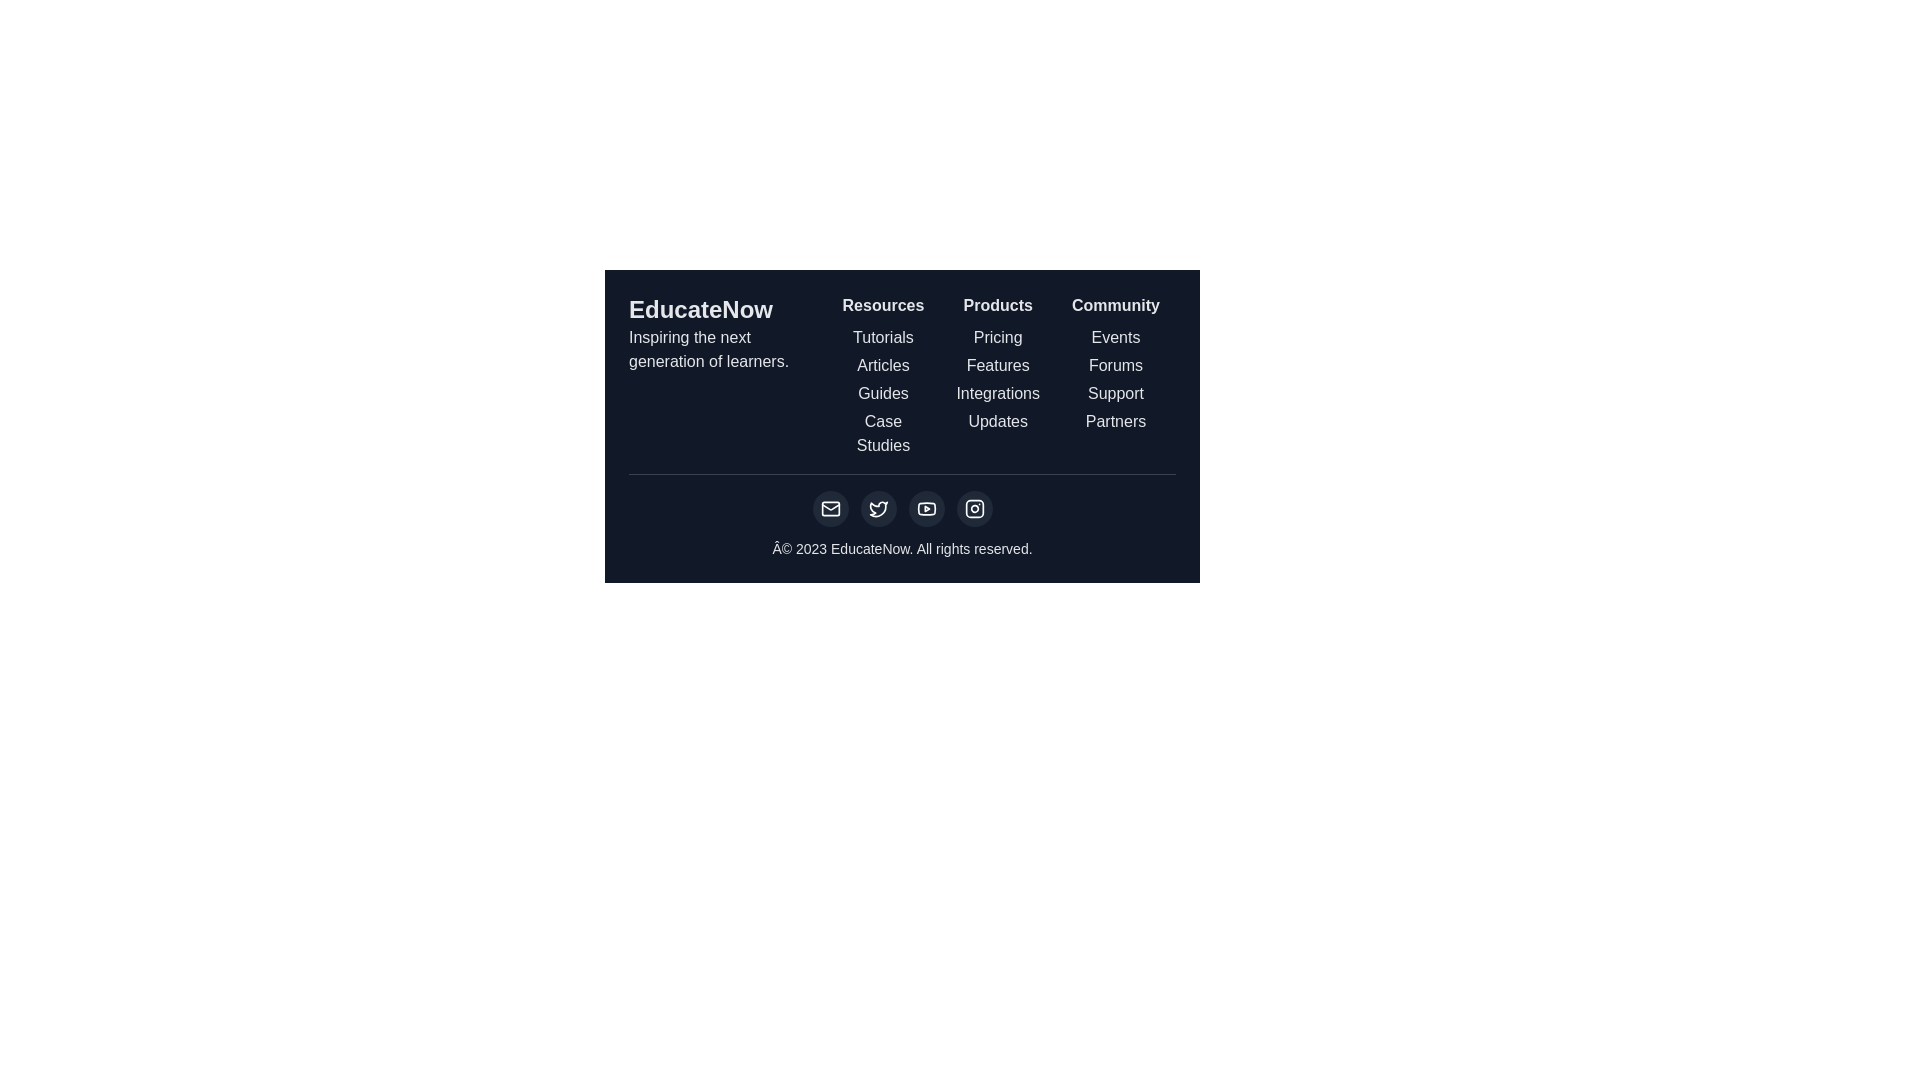 The height and width of the screenshot is (1080, 1920). What do you see at coordinates (726, 349) in the screenshot?
I see `the text element that reads 'Inspiring the next generation of learners.' which is positioned beneath the bold 'EducateNow' text in the footer` at bounding box center [726, 349].